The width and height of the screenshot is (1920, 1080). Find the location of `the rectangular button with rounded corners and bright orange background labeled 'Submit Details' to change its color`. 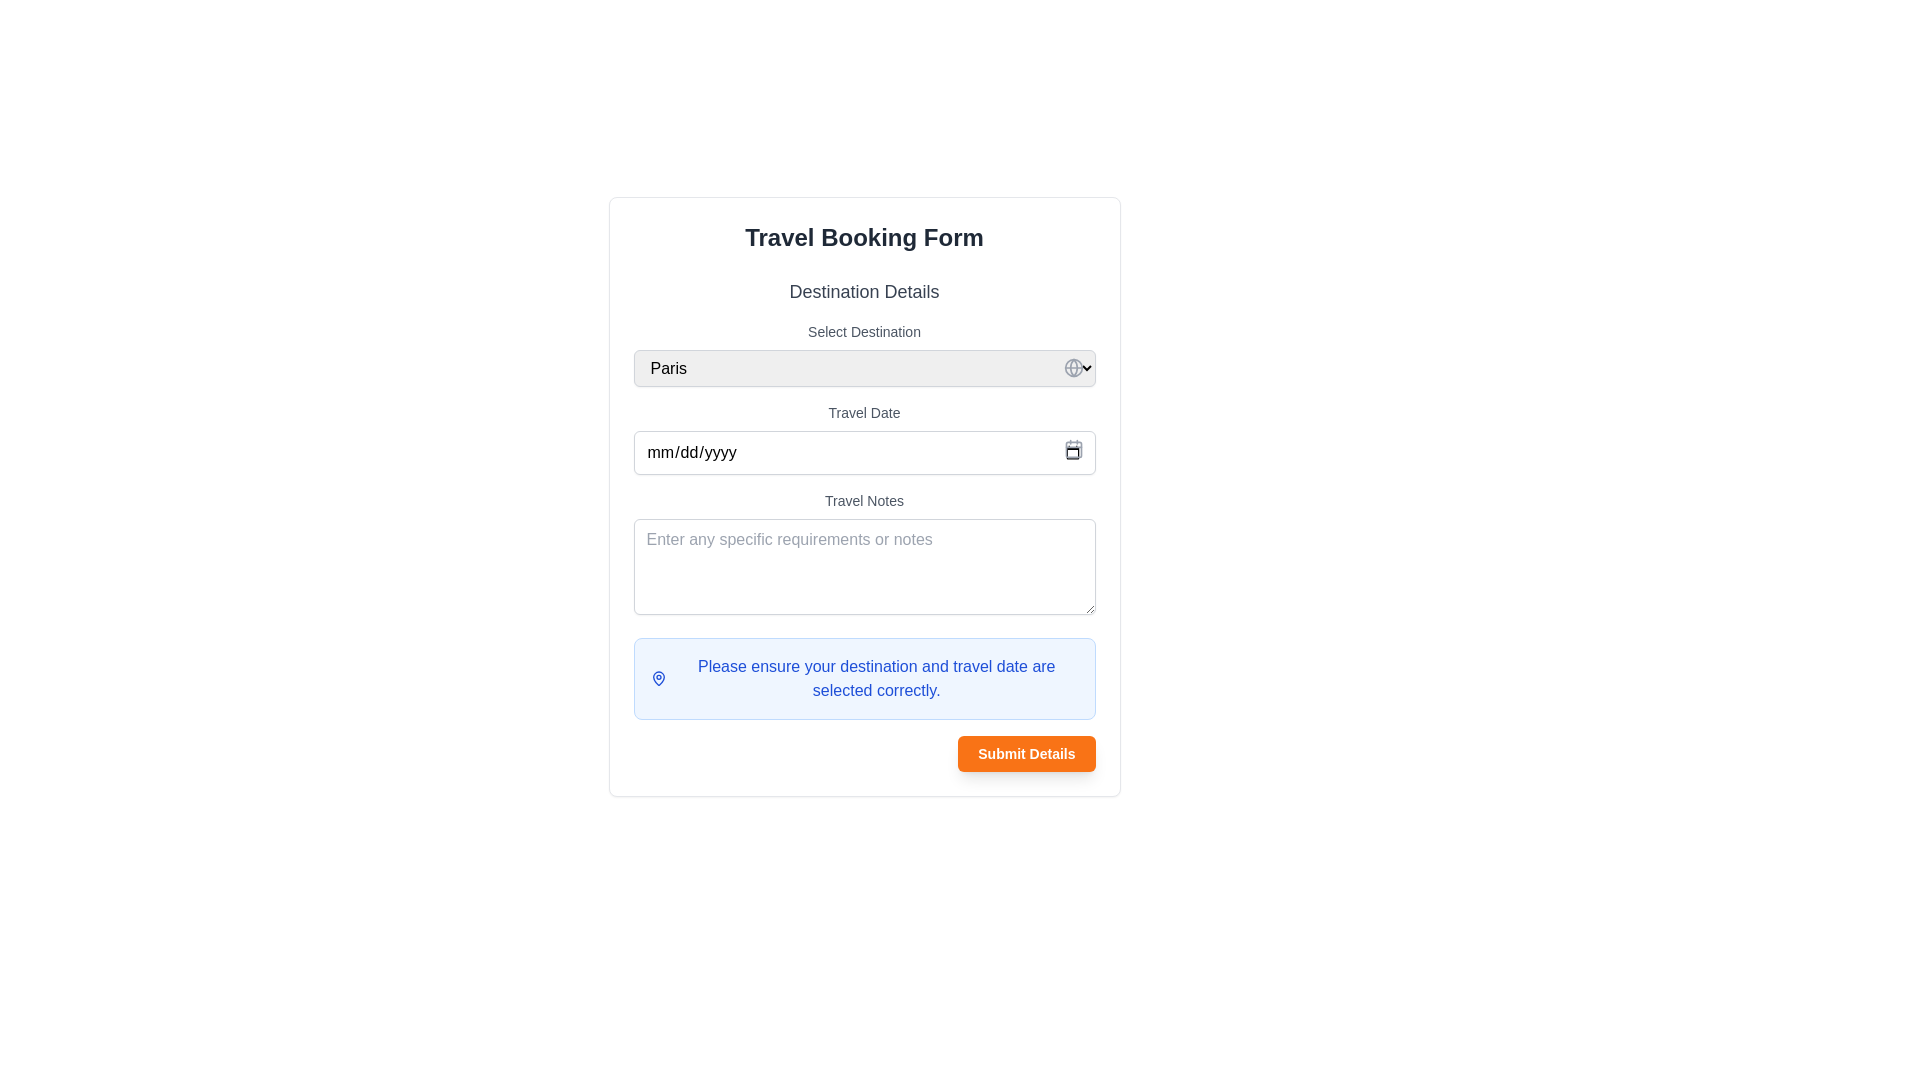

the rectangular button with rounded corners and bright orange background labeled 'Submit Details' to change its color is located at coordinates (1026, 753).